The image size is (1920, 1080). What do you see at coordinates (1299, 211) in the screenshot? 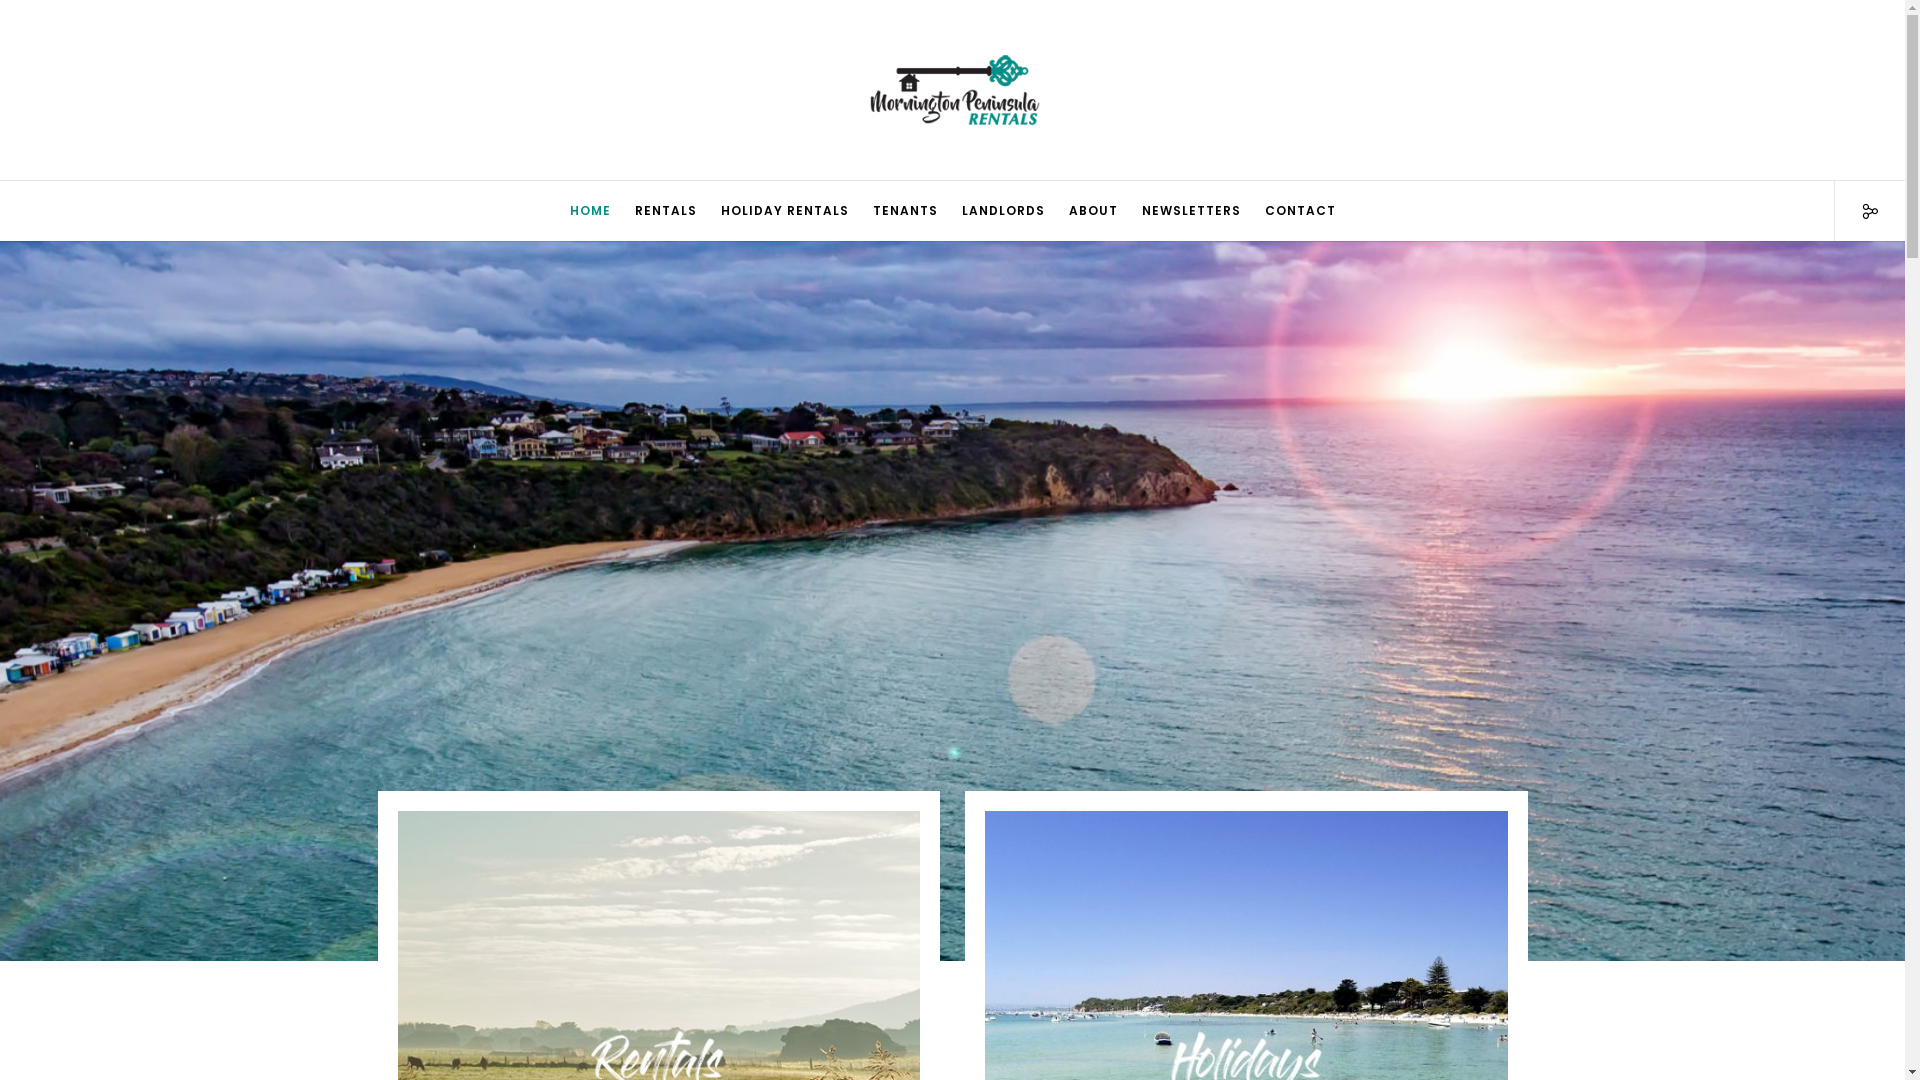
I see `'CONTACT'` at bounding box center [1299, 211].